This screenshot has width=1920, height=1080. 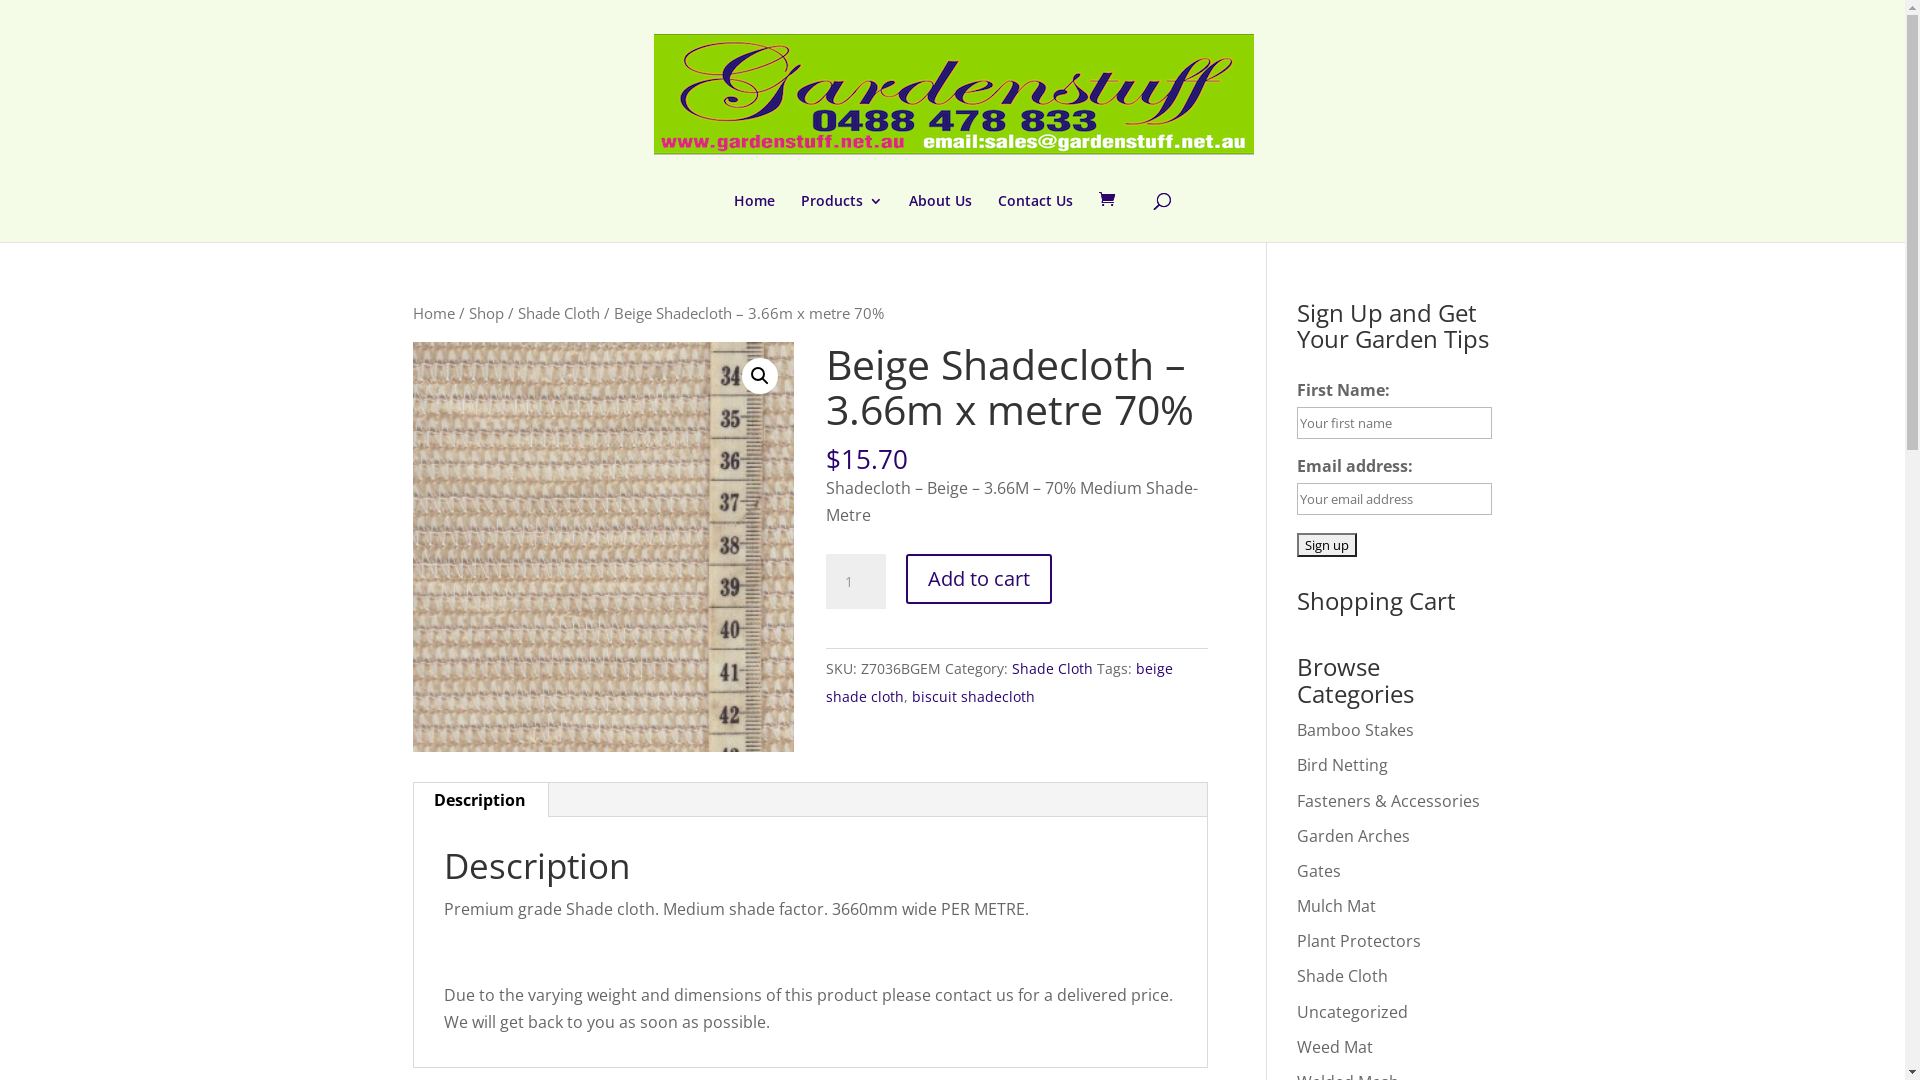 What do you see at coordinates (1035, 218) in the screenshot?
I see `'Contact Us'` at bounding box center [1035, 218].